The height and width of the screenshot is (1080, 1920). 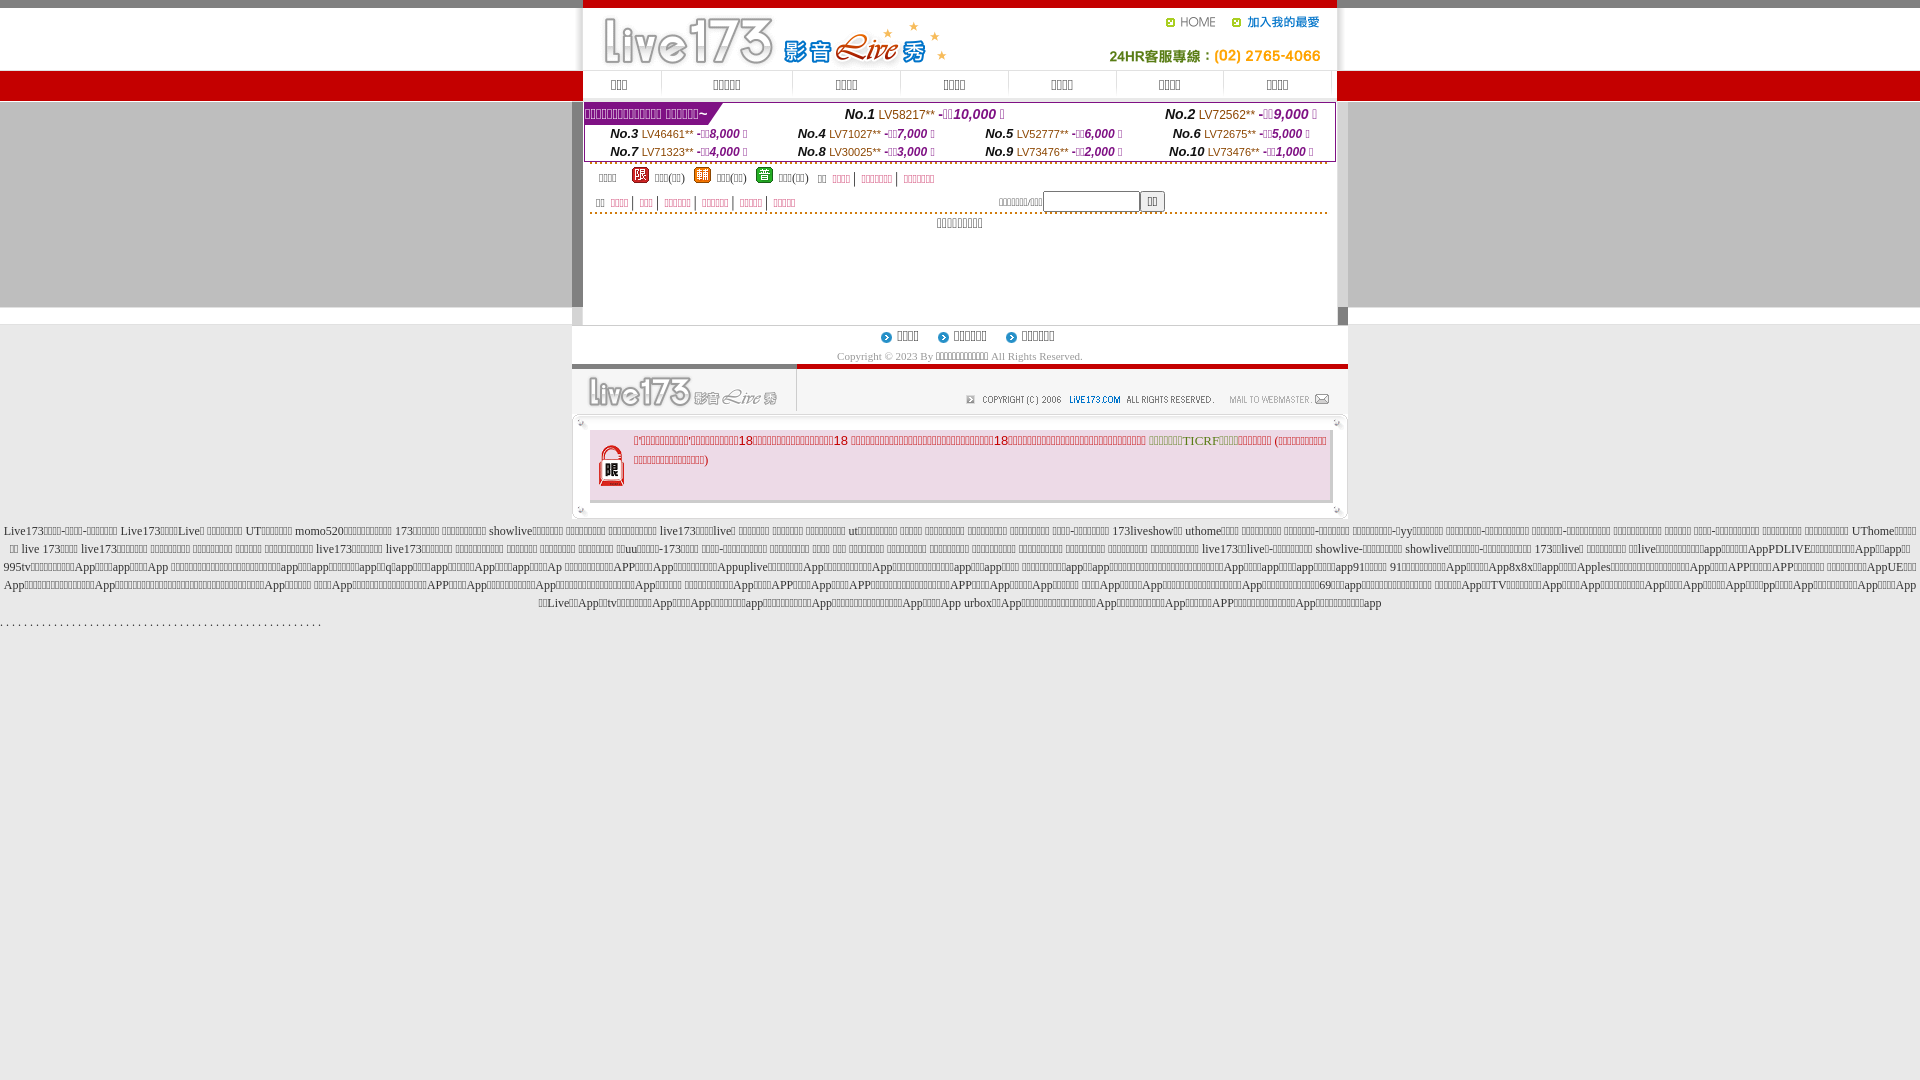 I want to click on '.', so click(x=24, y=620).